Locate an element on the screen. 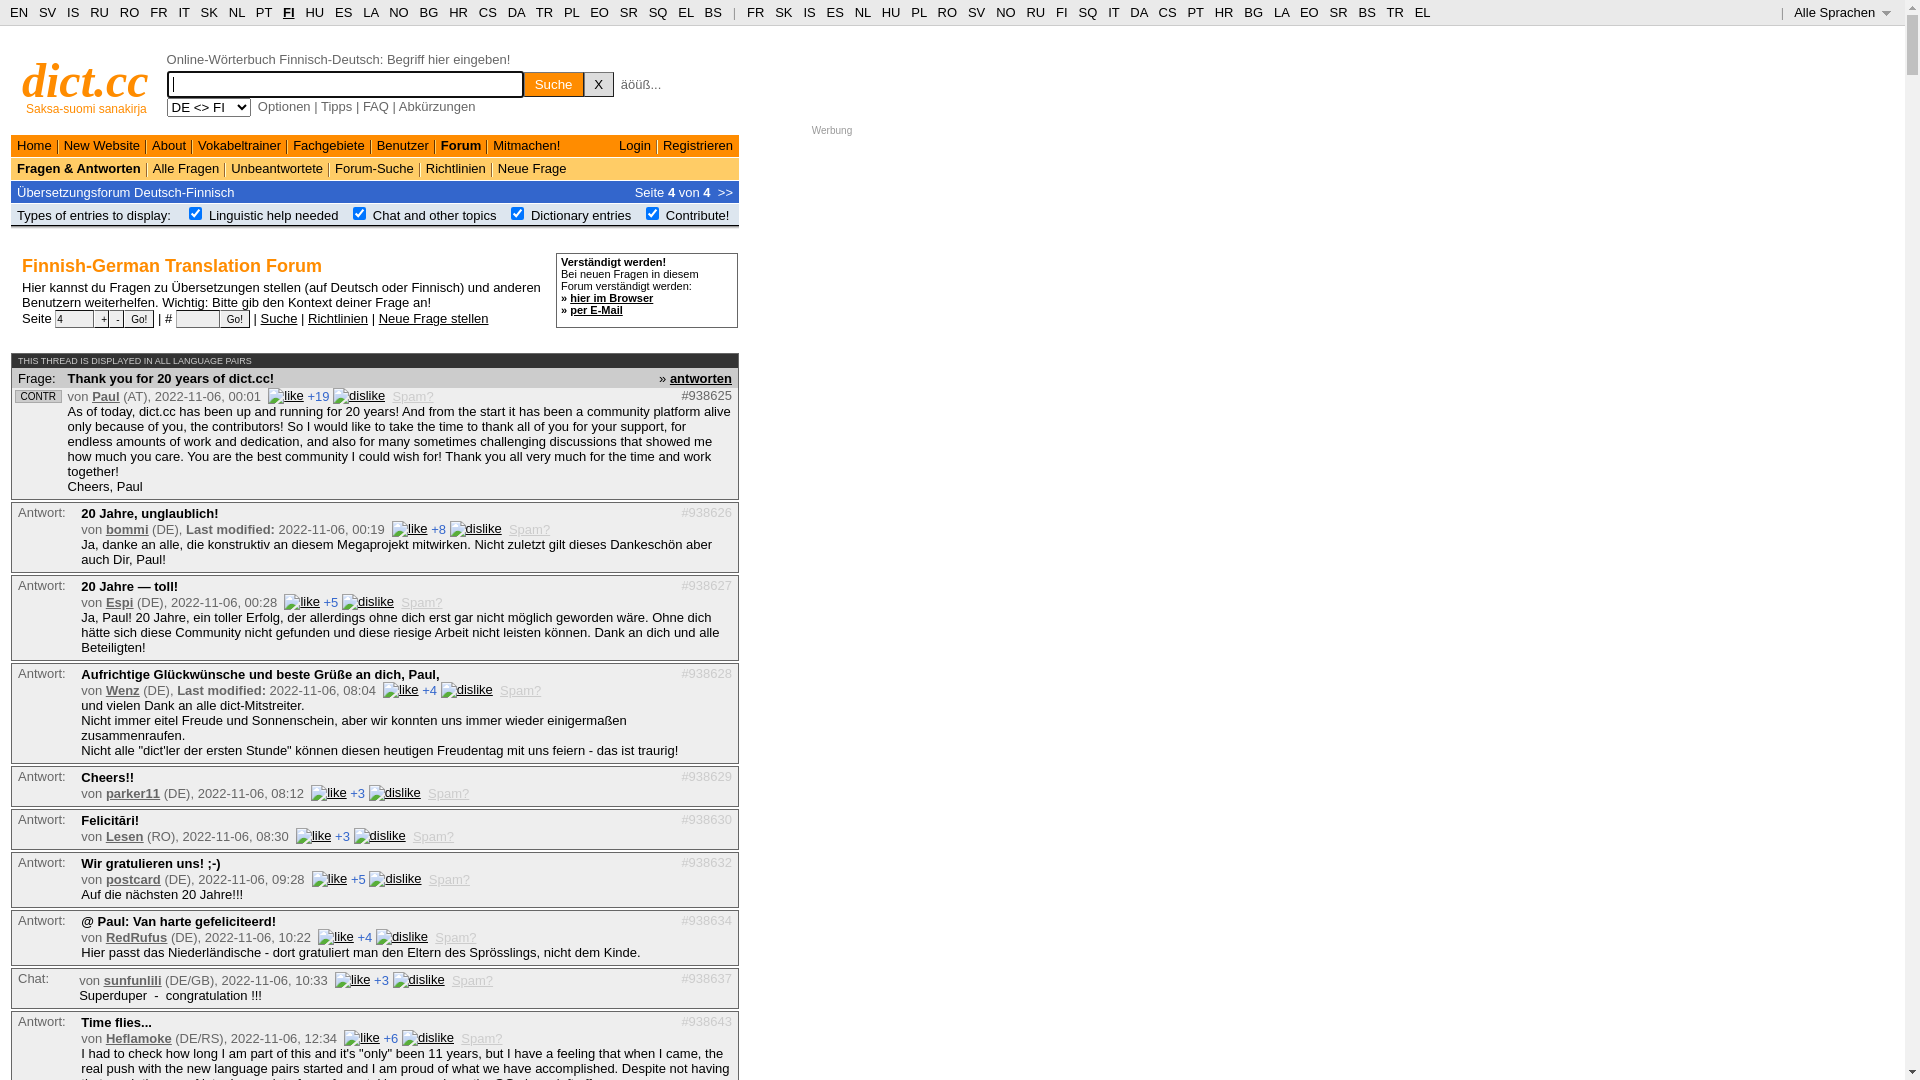 This screenshot has height=1080, width=1920. '#938627' is located at coordinates (681, 585).